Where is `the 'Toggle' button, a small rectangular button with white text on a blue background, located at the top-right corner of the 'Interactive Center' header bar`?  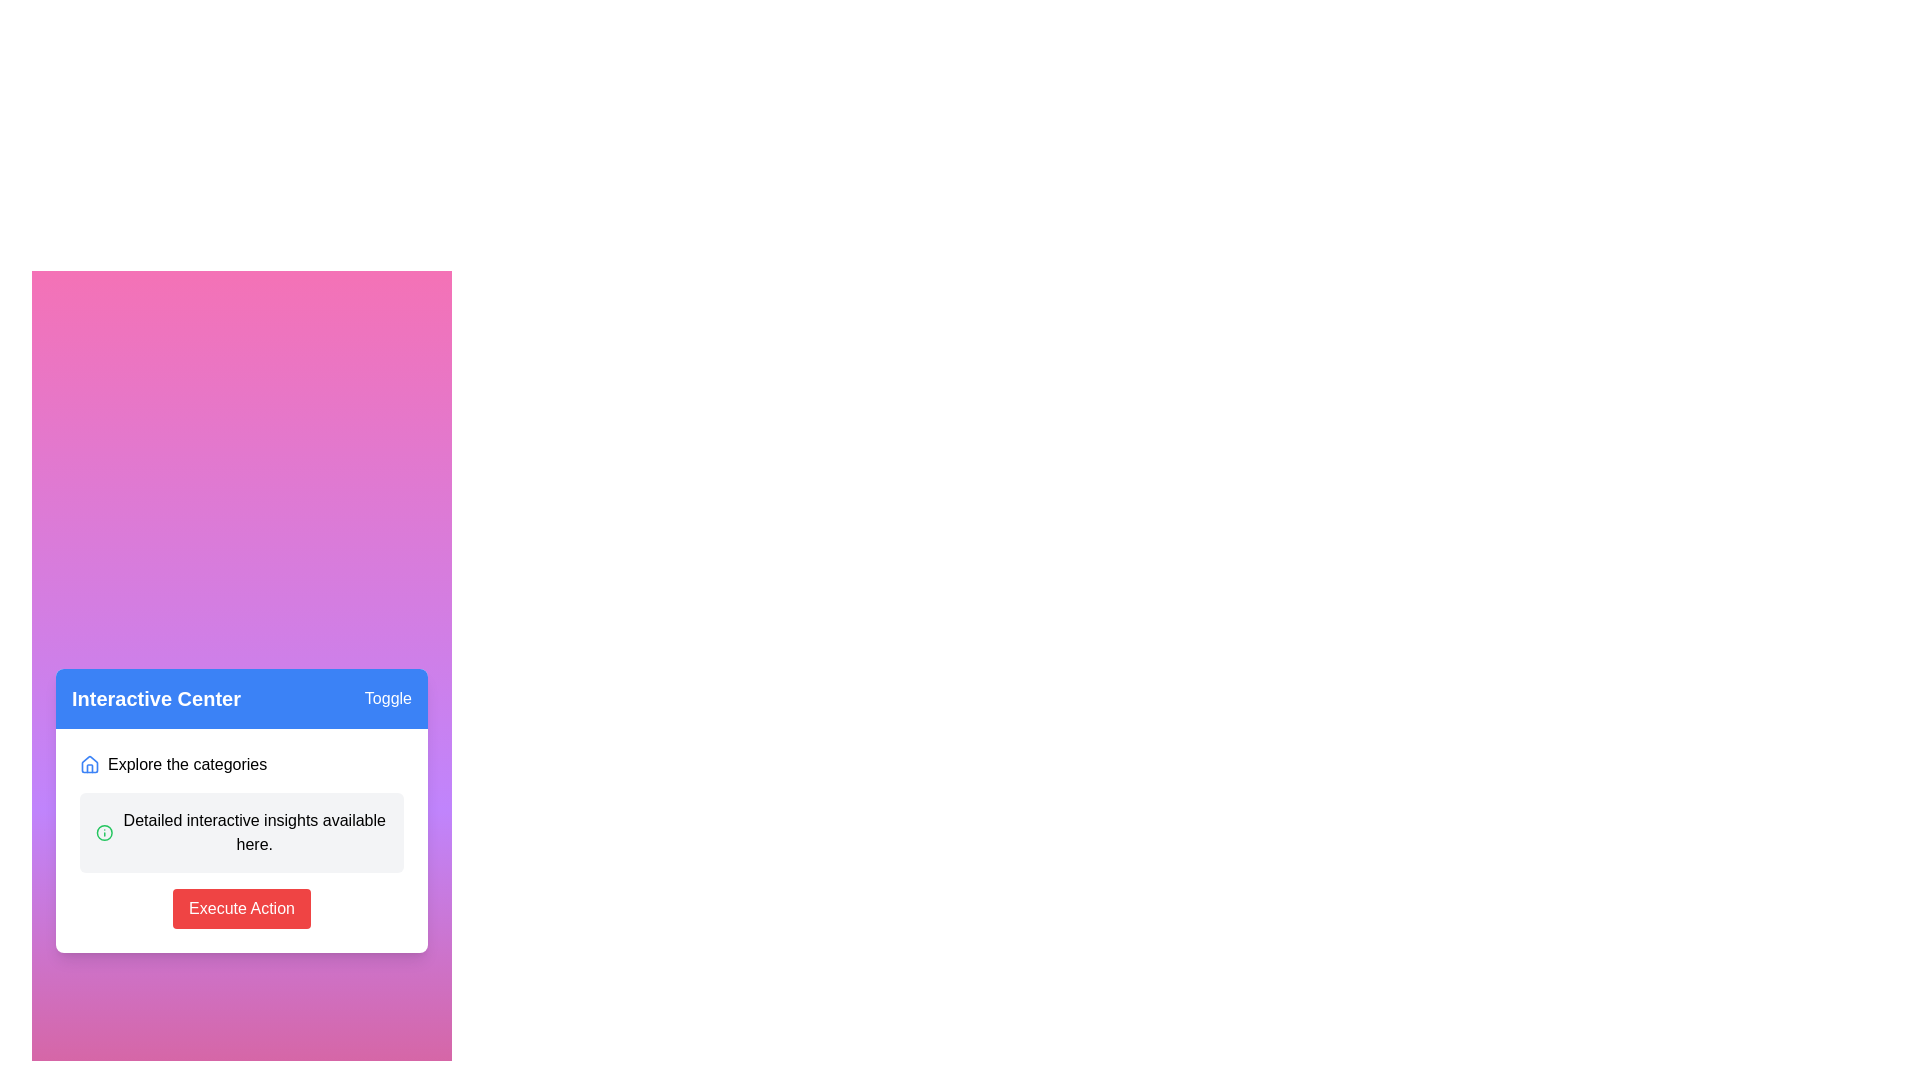
the 'Toggle' button, a small rectangular button with white text on a blue background, located at the top-right corner of the 'Interactive Center' header bar is located at coordinates (388, 697).